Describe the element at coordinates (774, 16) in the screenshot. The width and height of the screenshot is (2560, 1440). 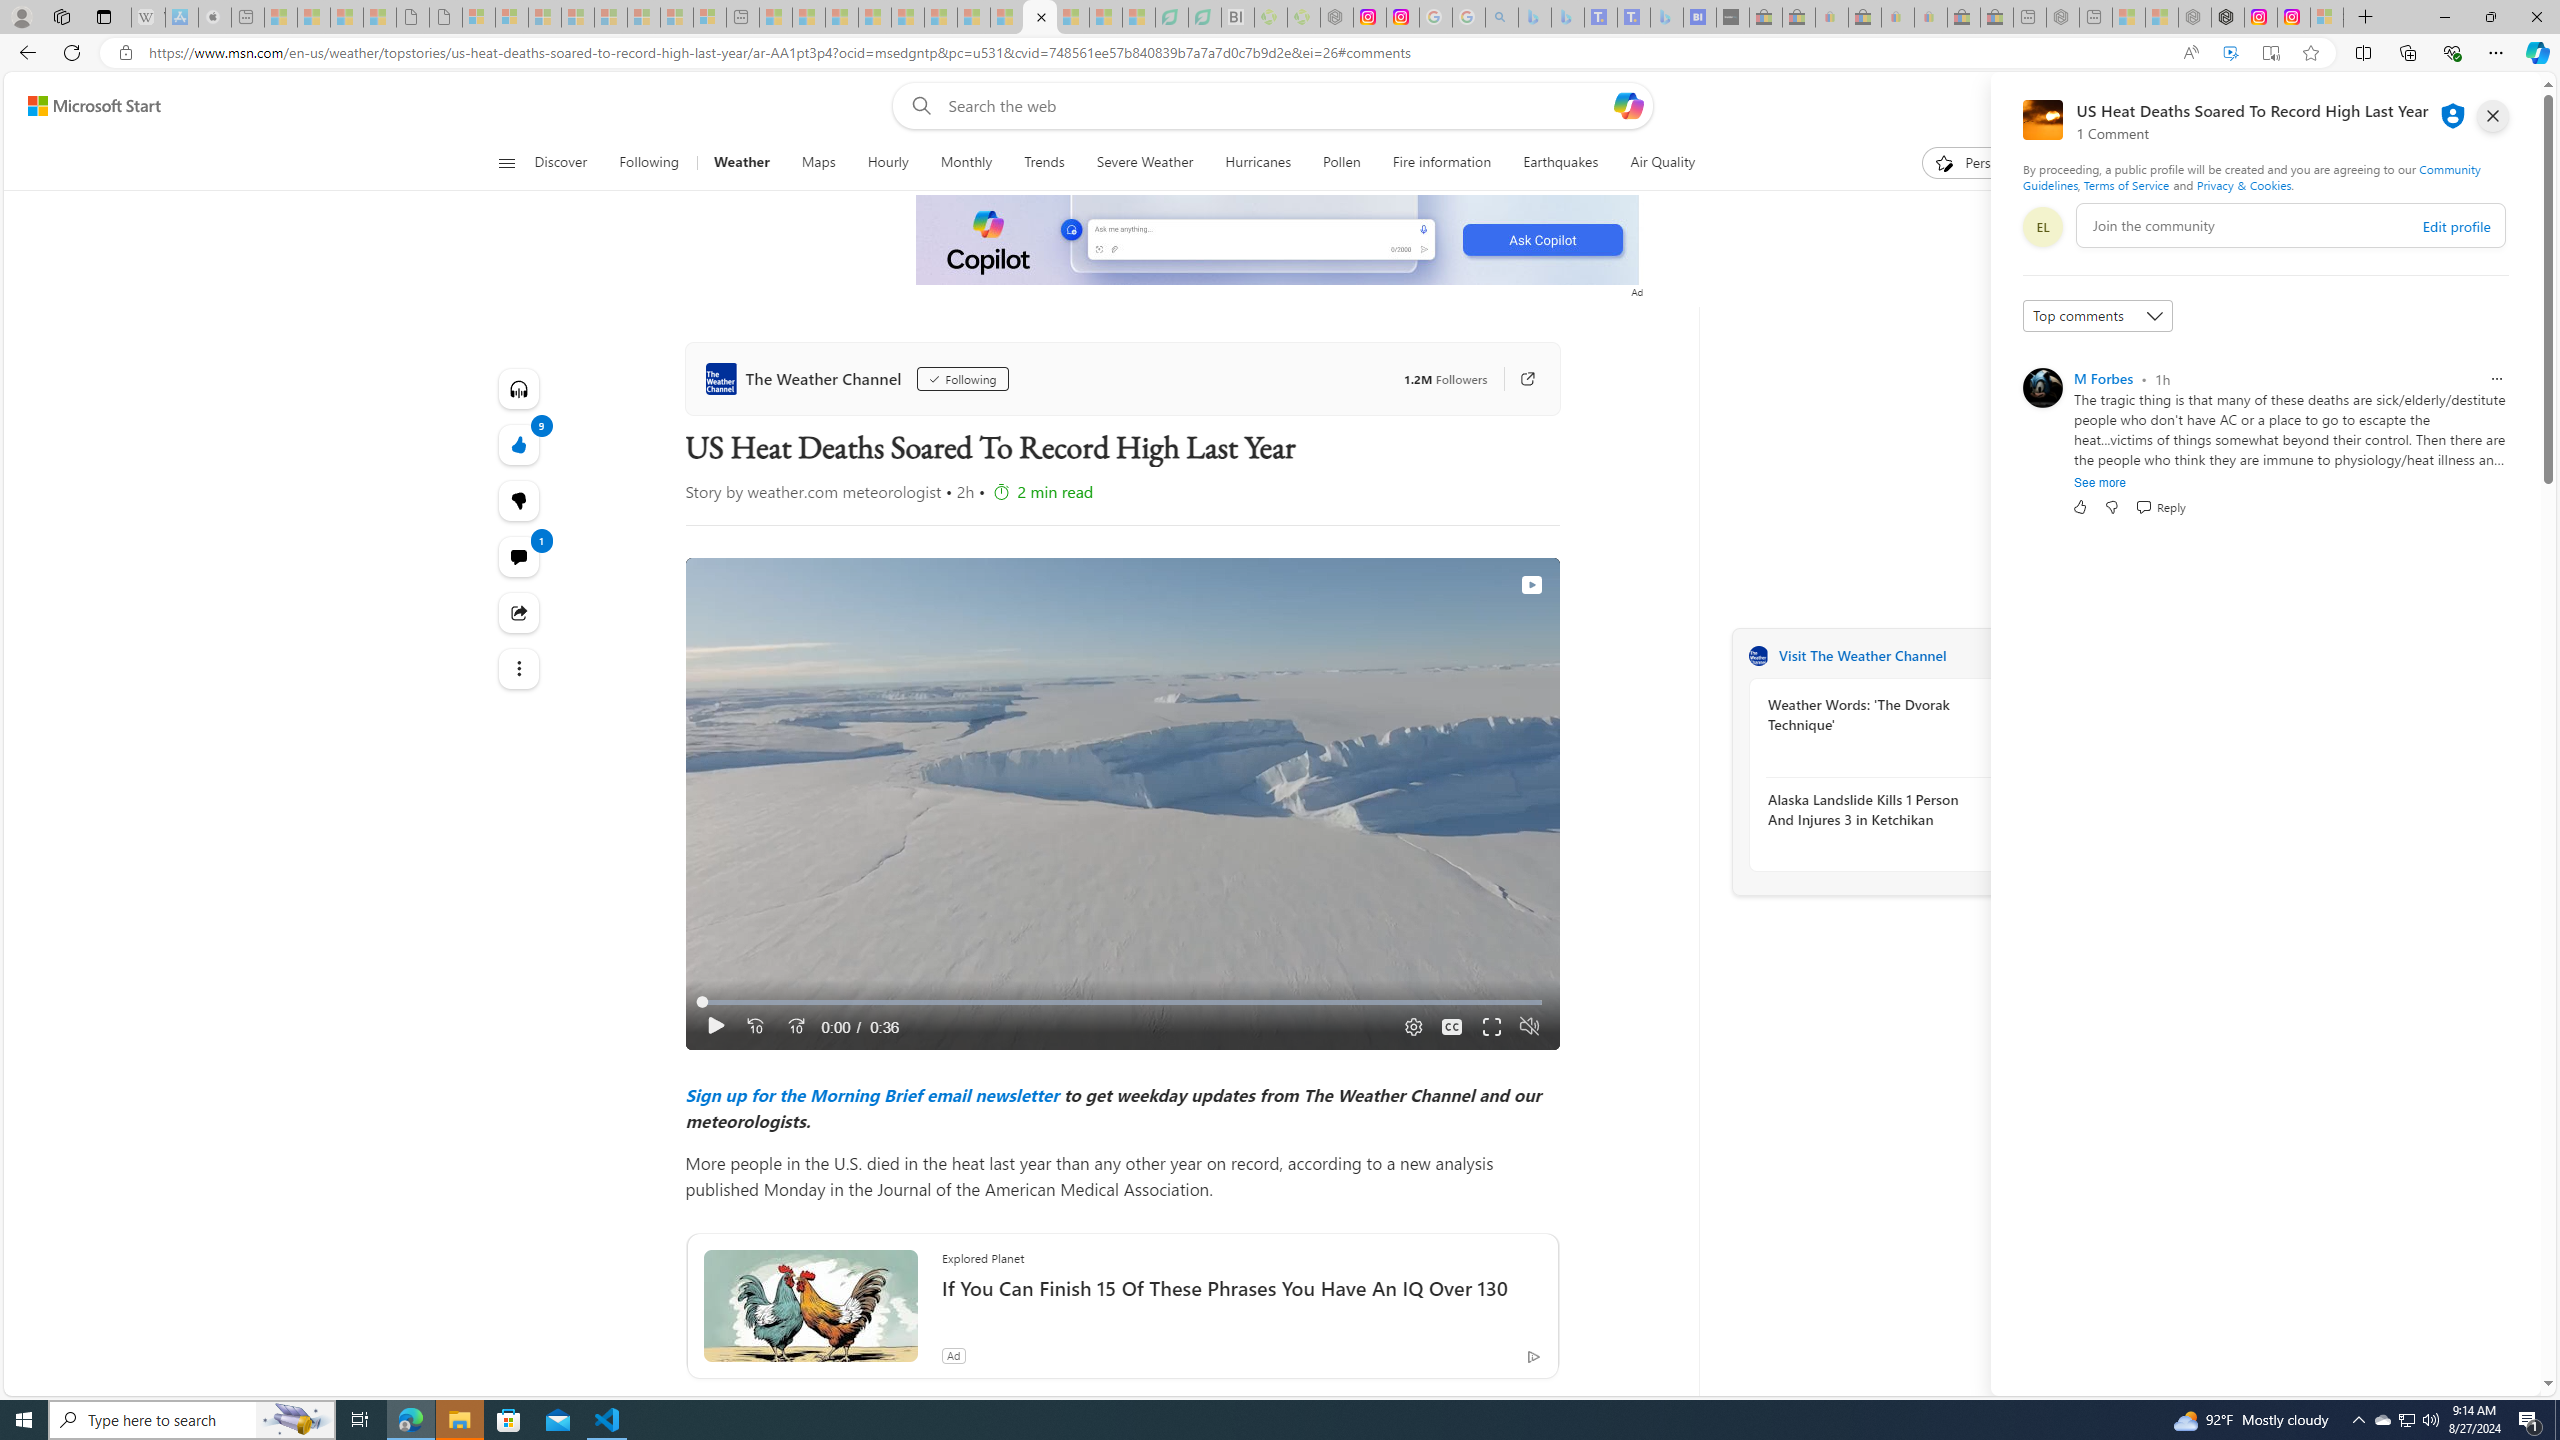
I see `'Top Stories - MSN - Sleeping'` at that location.